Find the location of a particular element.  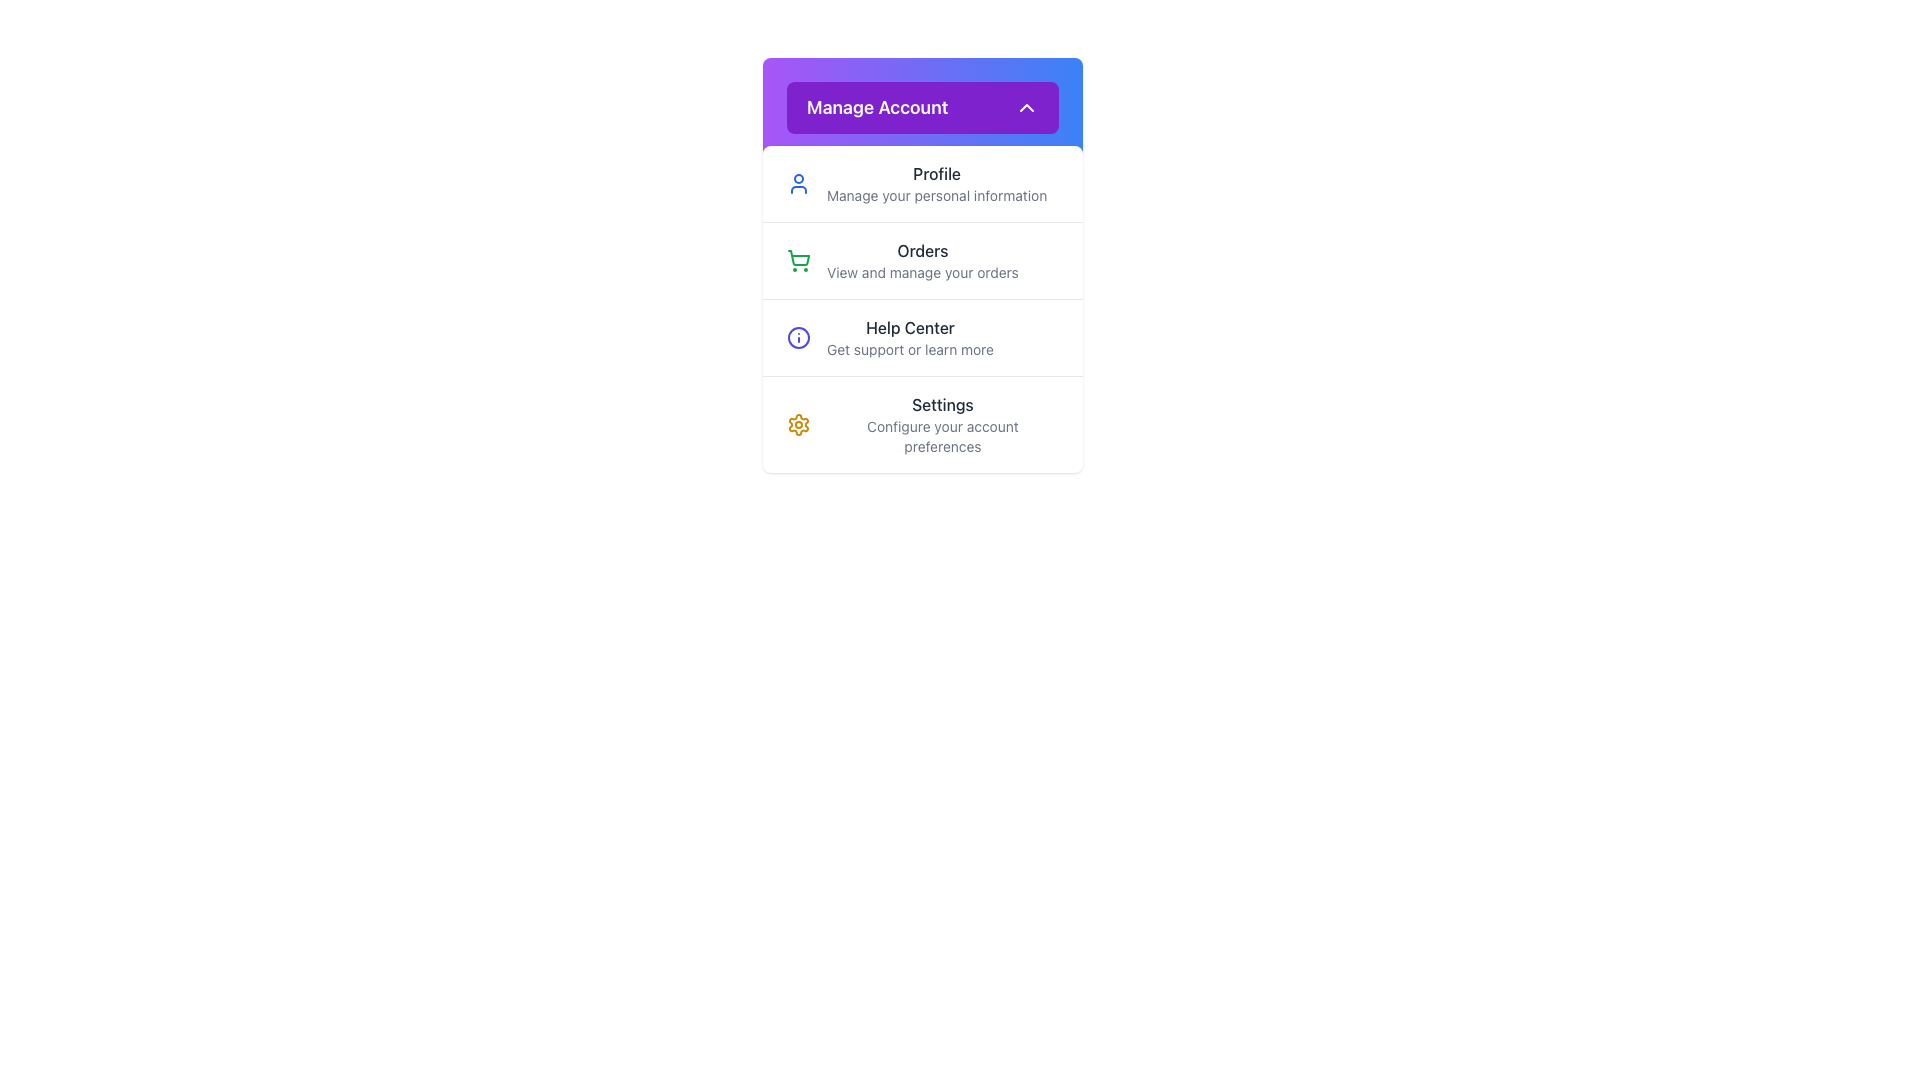

the 'Help Center' text block, which displays 'Help Center' in bold followed by 'Get support or learn more' in gray, located as the third item under 'Manage Account' is located at coordinates (909, 337).